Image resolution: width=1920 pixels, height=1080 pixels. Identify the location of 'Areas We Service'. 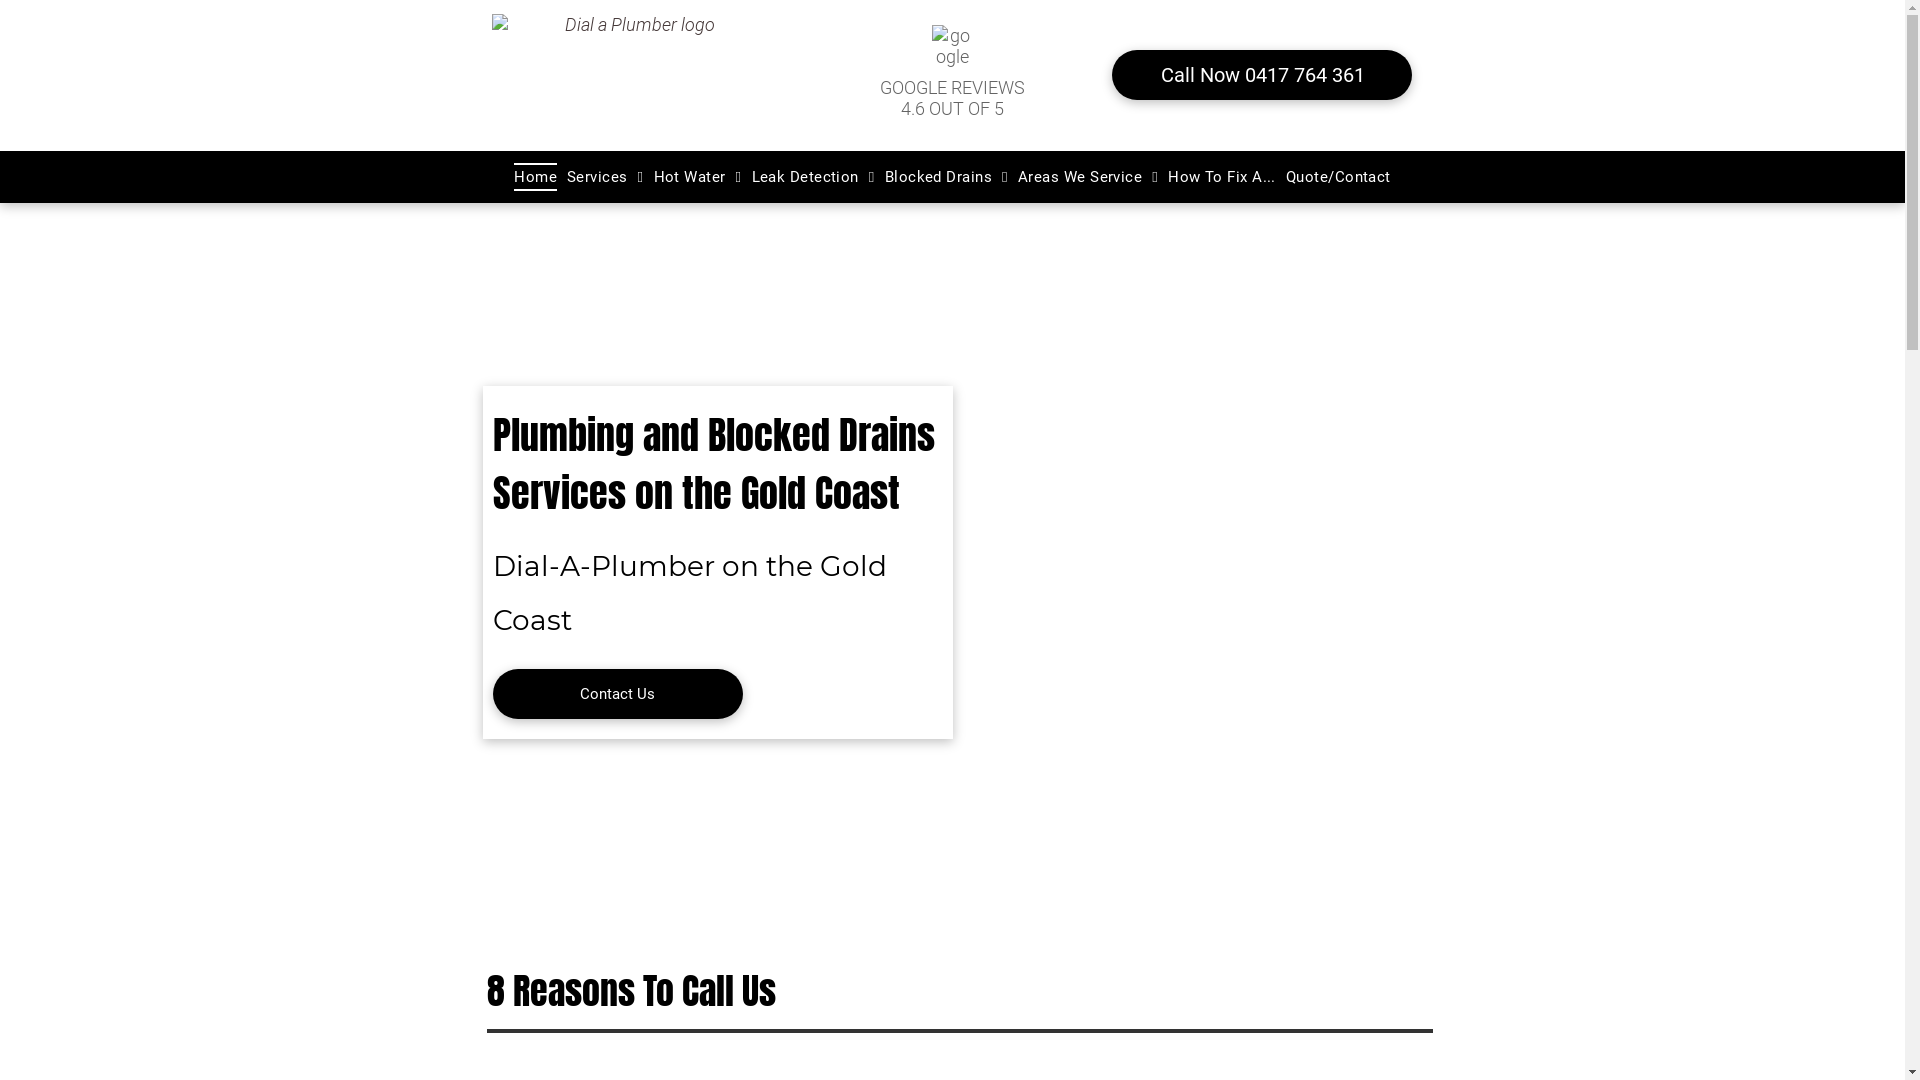
(1087, 176).